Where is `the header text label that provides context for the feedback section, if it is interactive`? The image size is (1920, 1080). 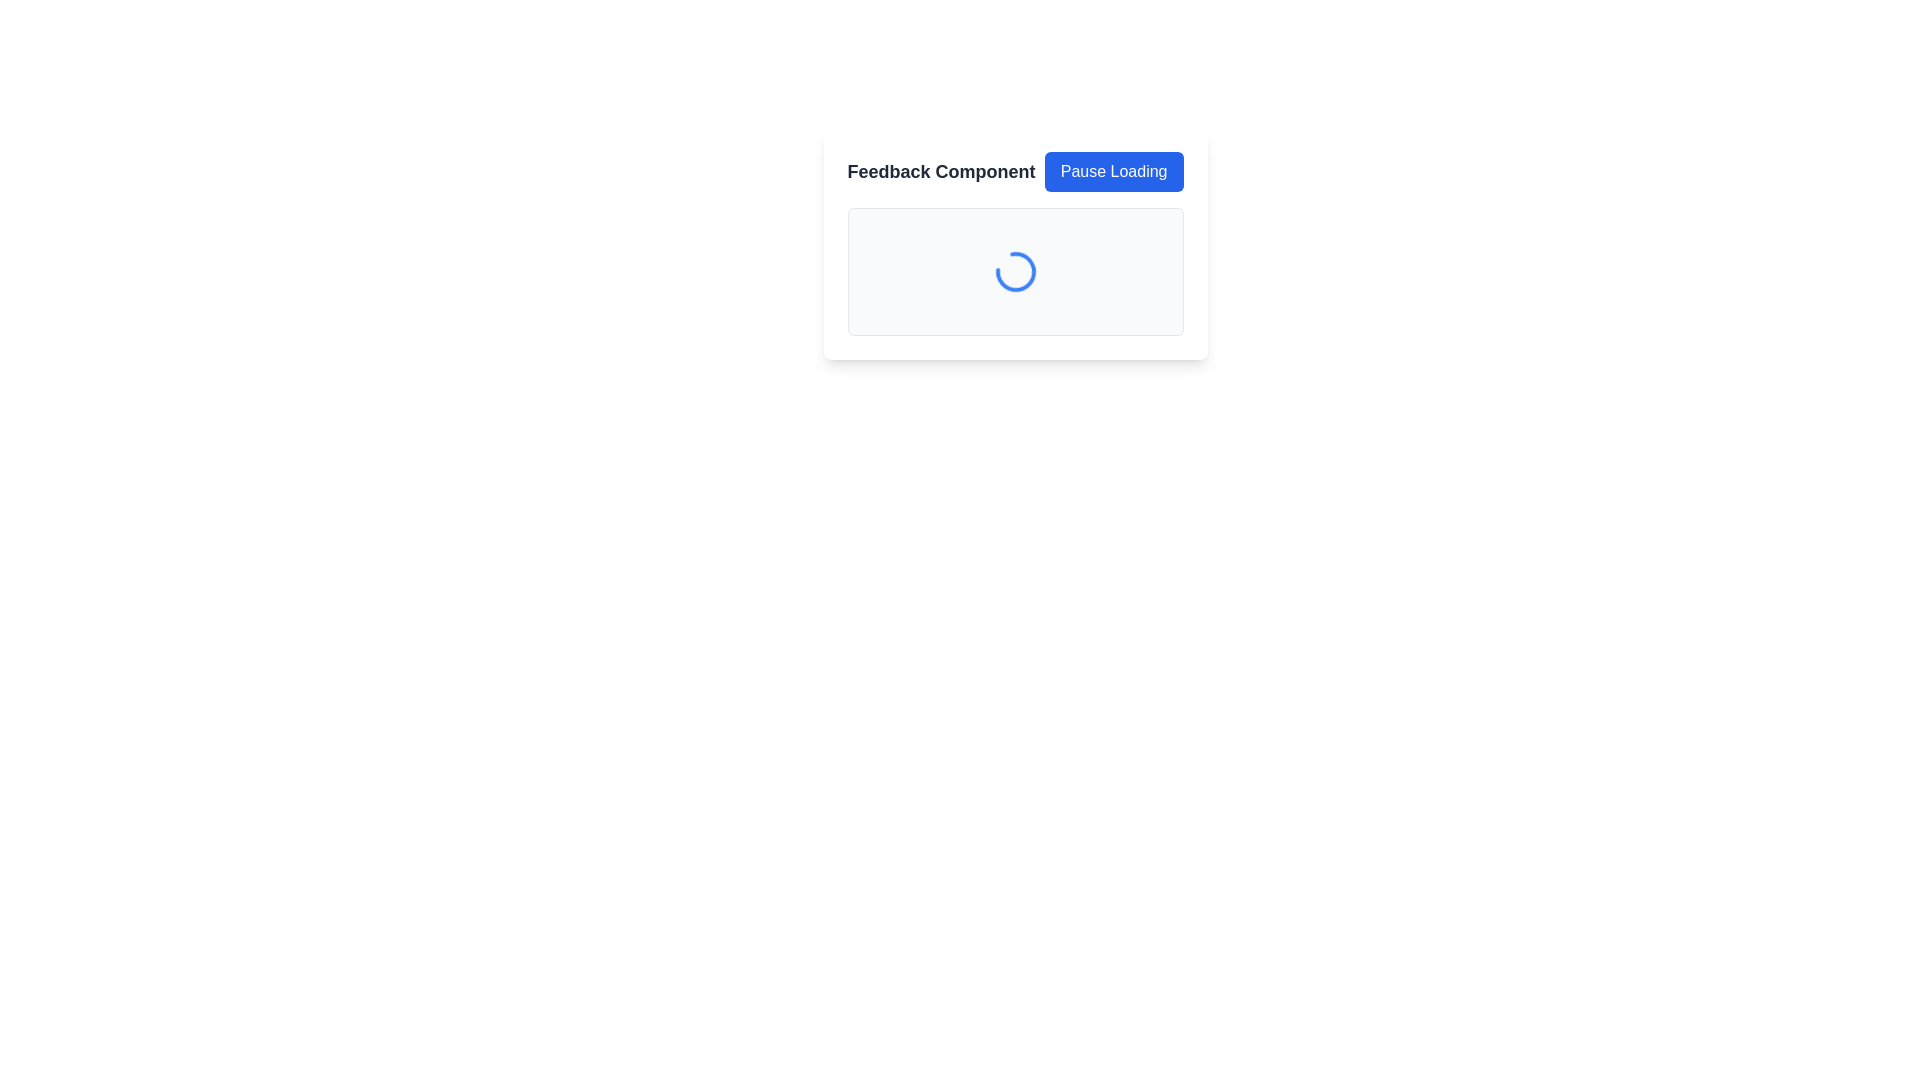 the header text label that provides context for the feedback section, if it is interactive is located at coordinates (940, 171).